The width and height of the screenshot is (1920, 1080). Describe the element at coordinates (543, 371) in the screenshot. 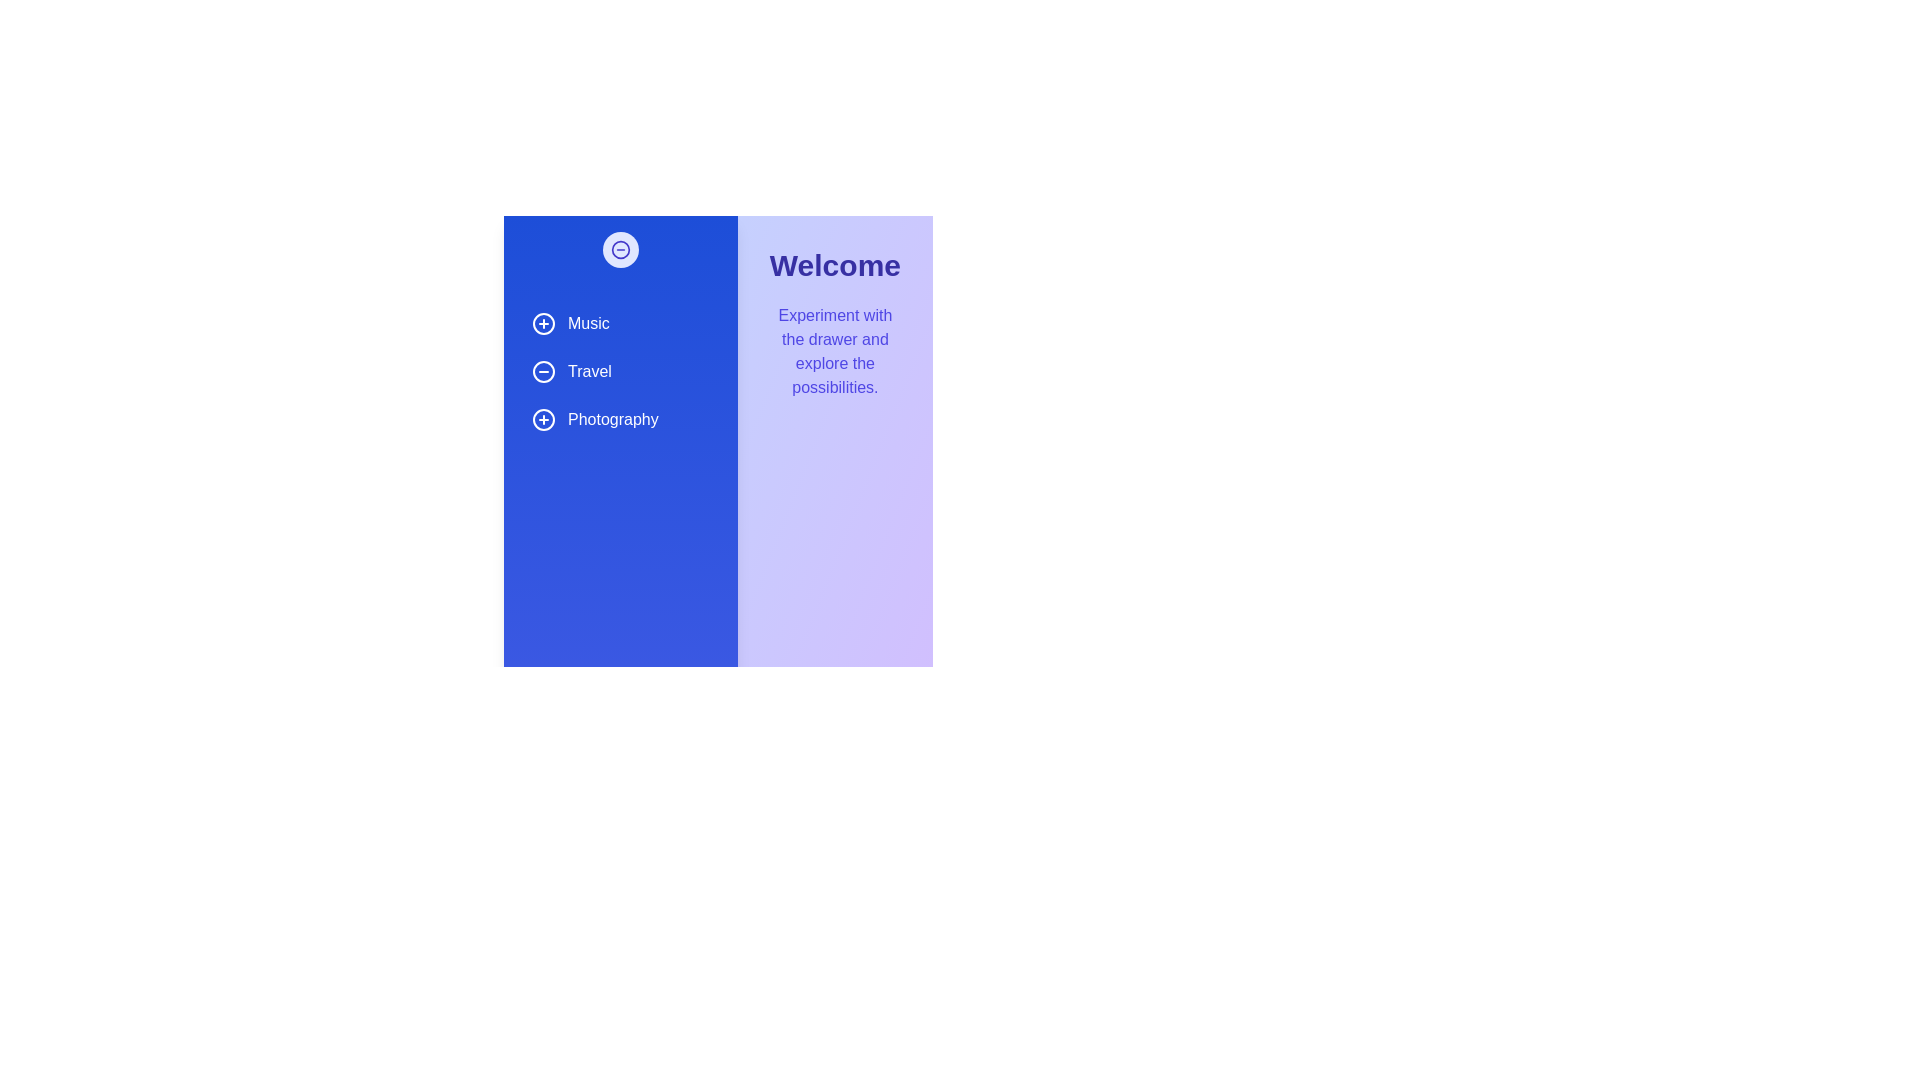

I see `the icon corresponding to Travel in the drawer` at that location.